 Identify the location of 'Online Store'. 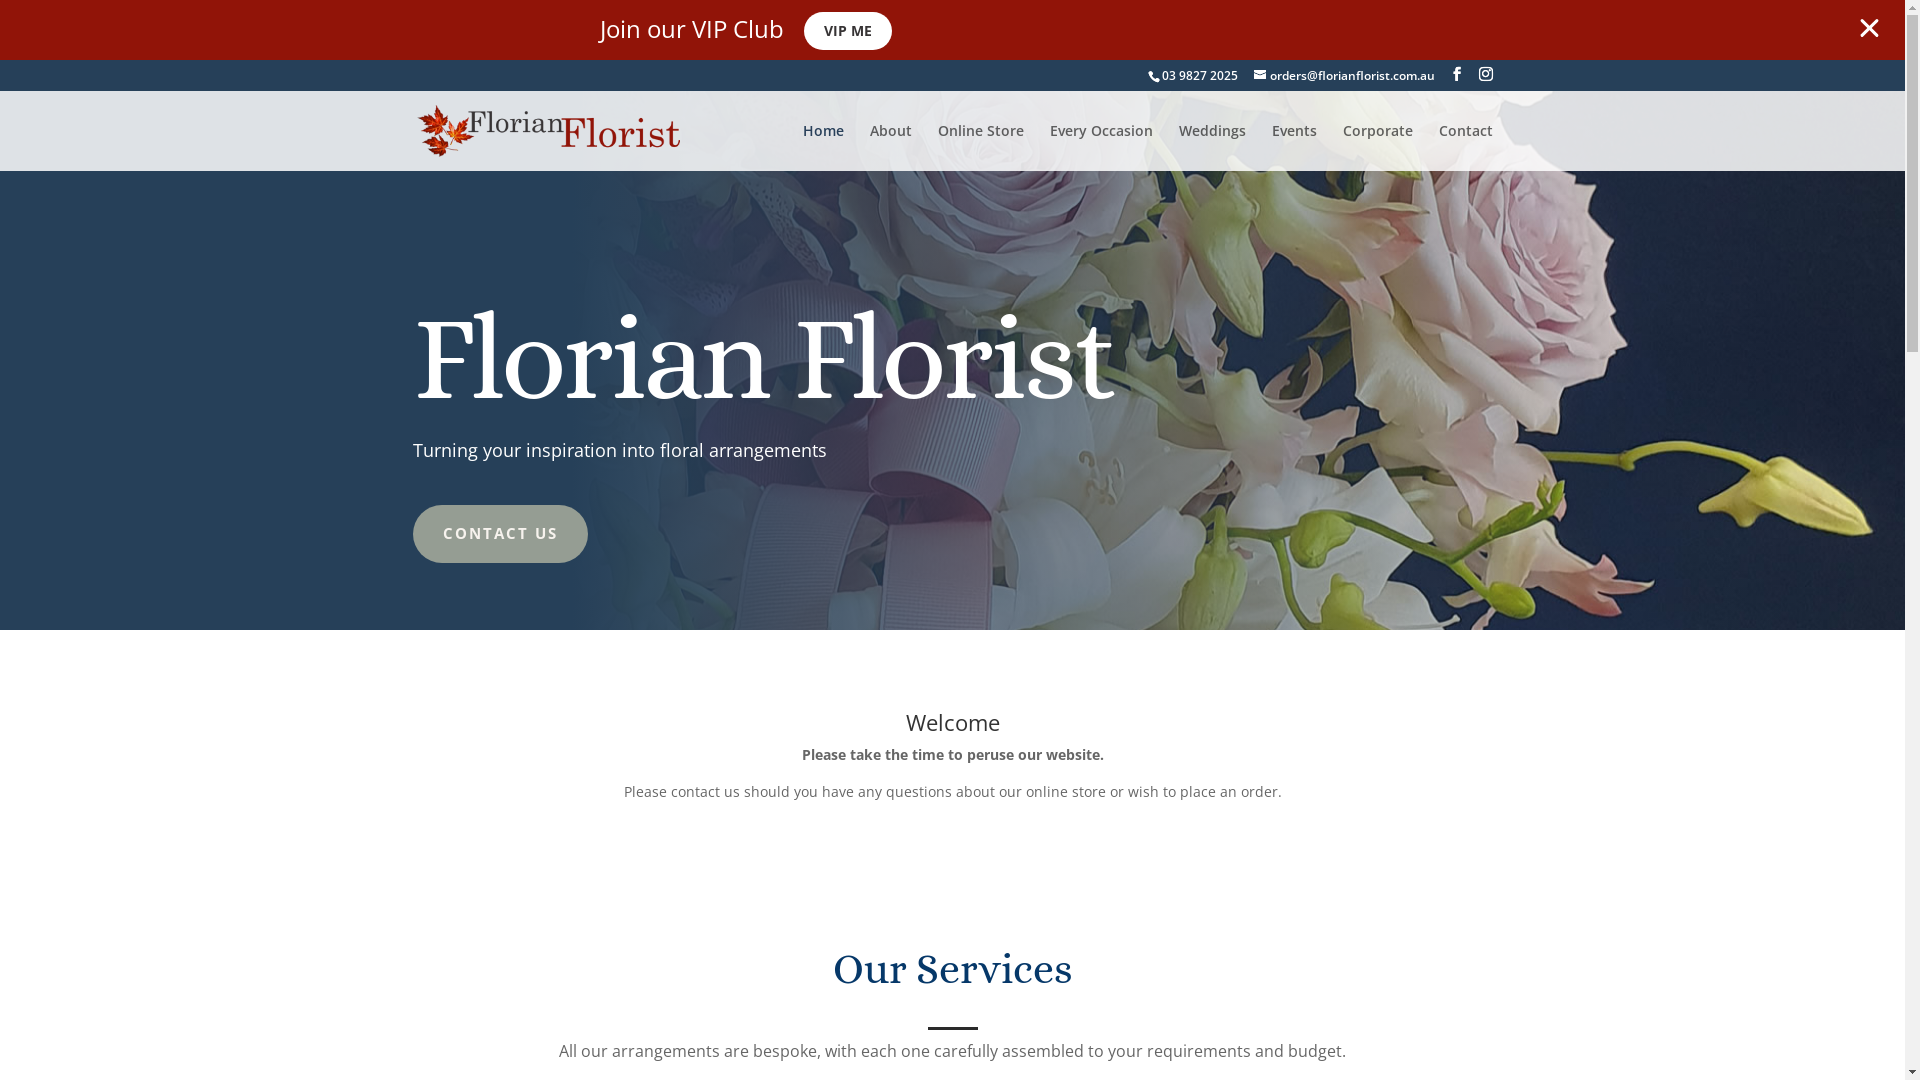
(980, 146).